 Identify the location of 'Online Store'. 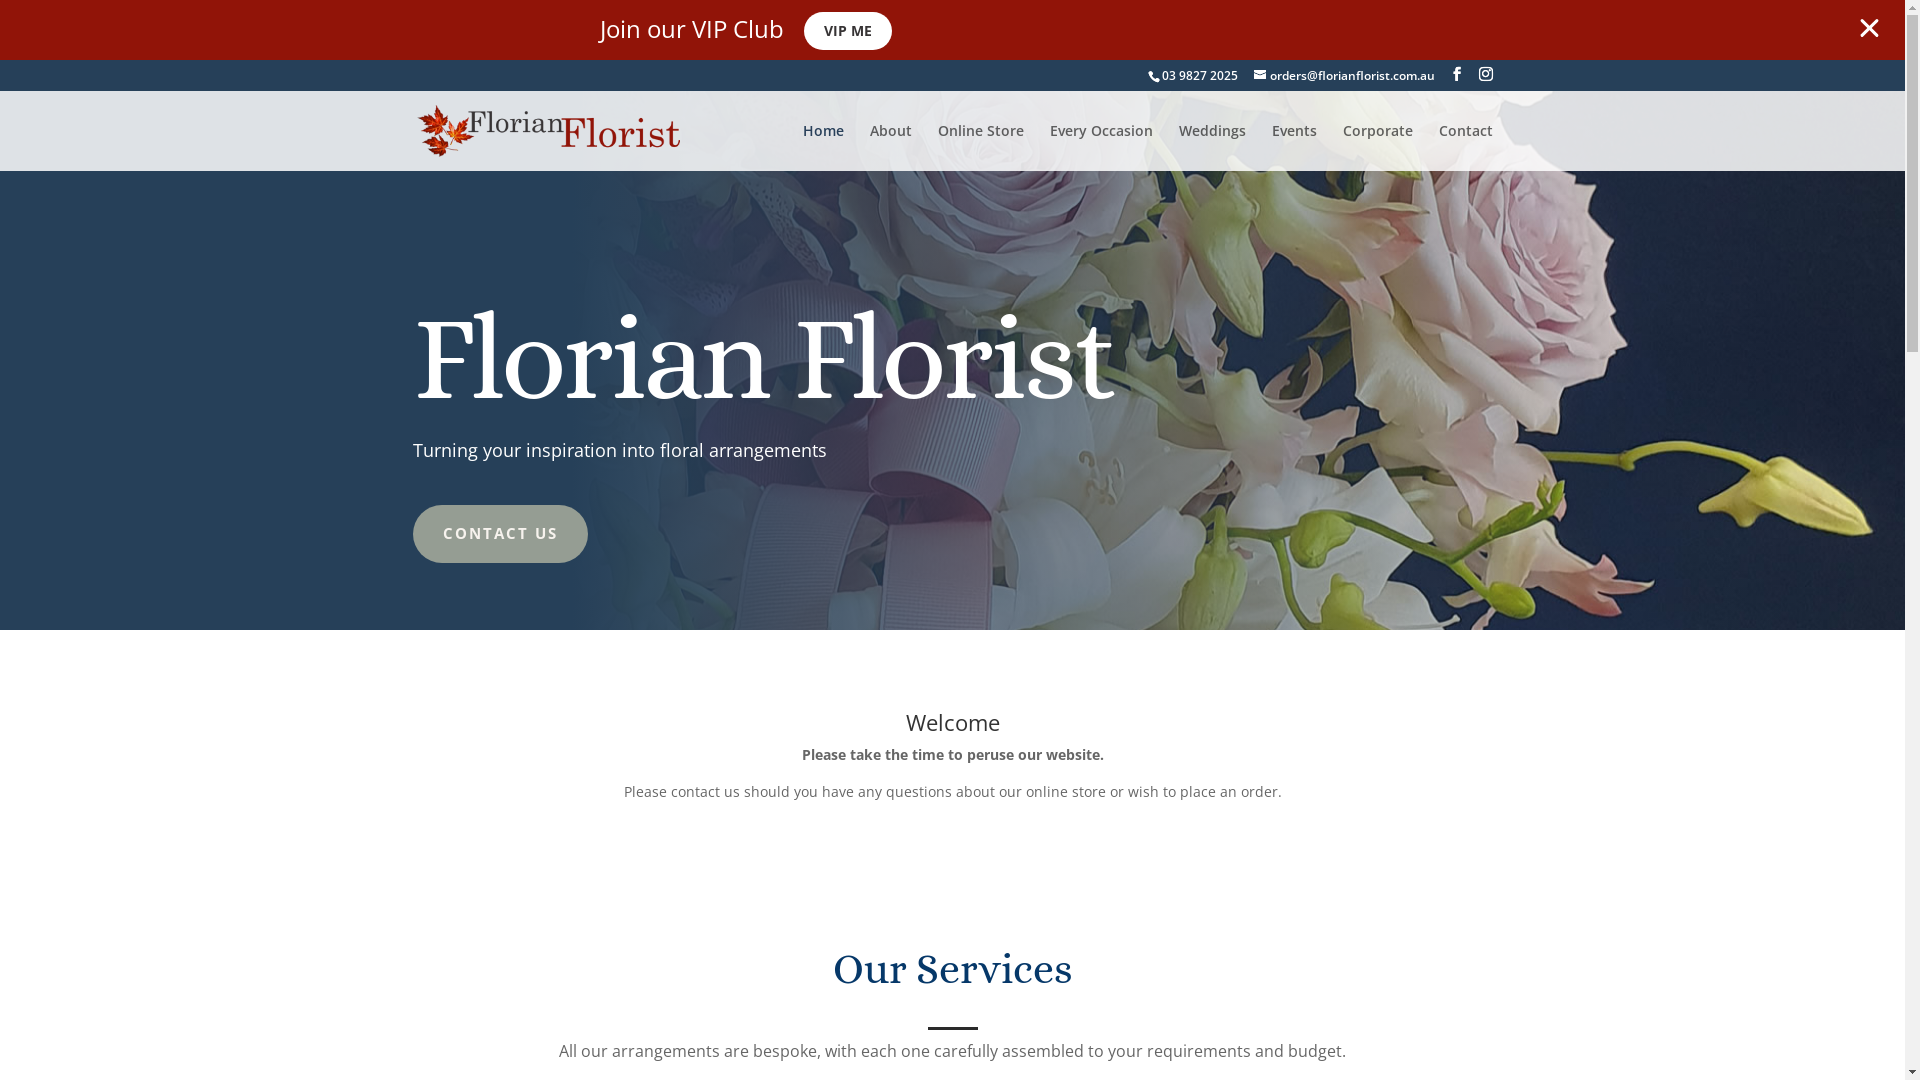
(980, 146).